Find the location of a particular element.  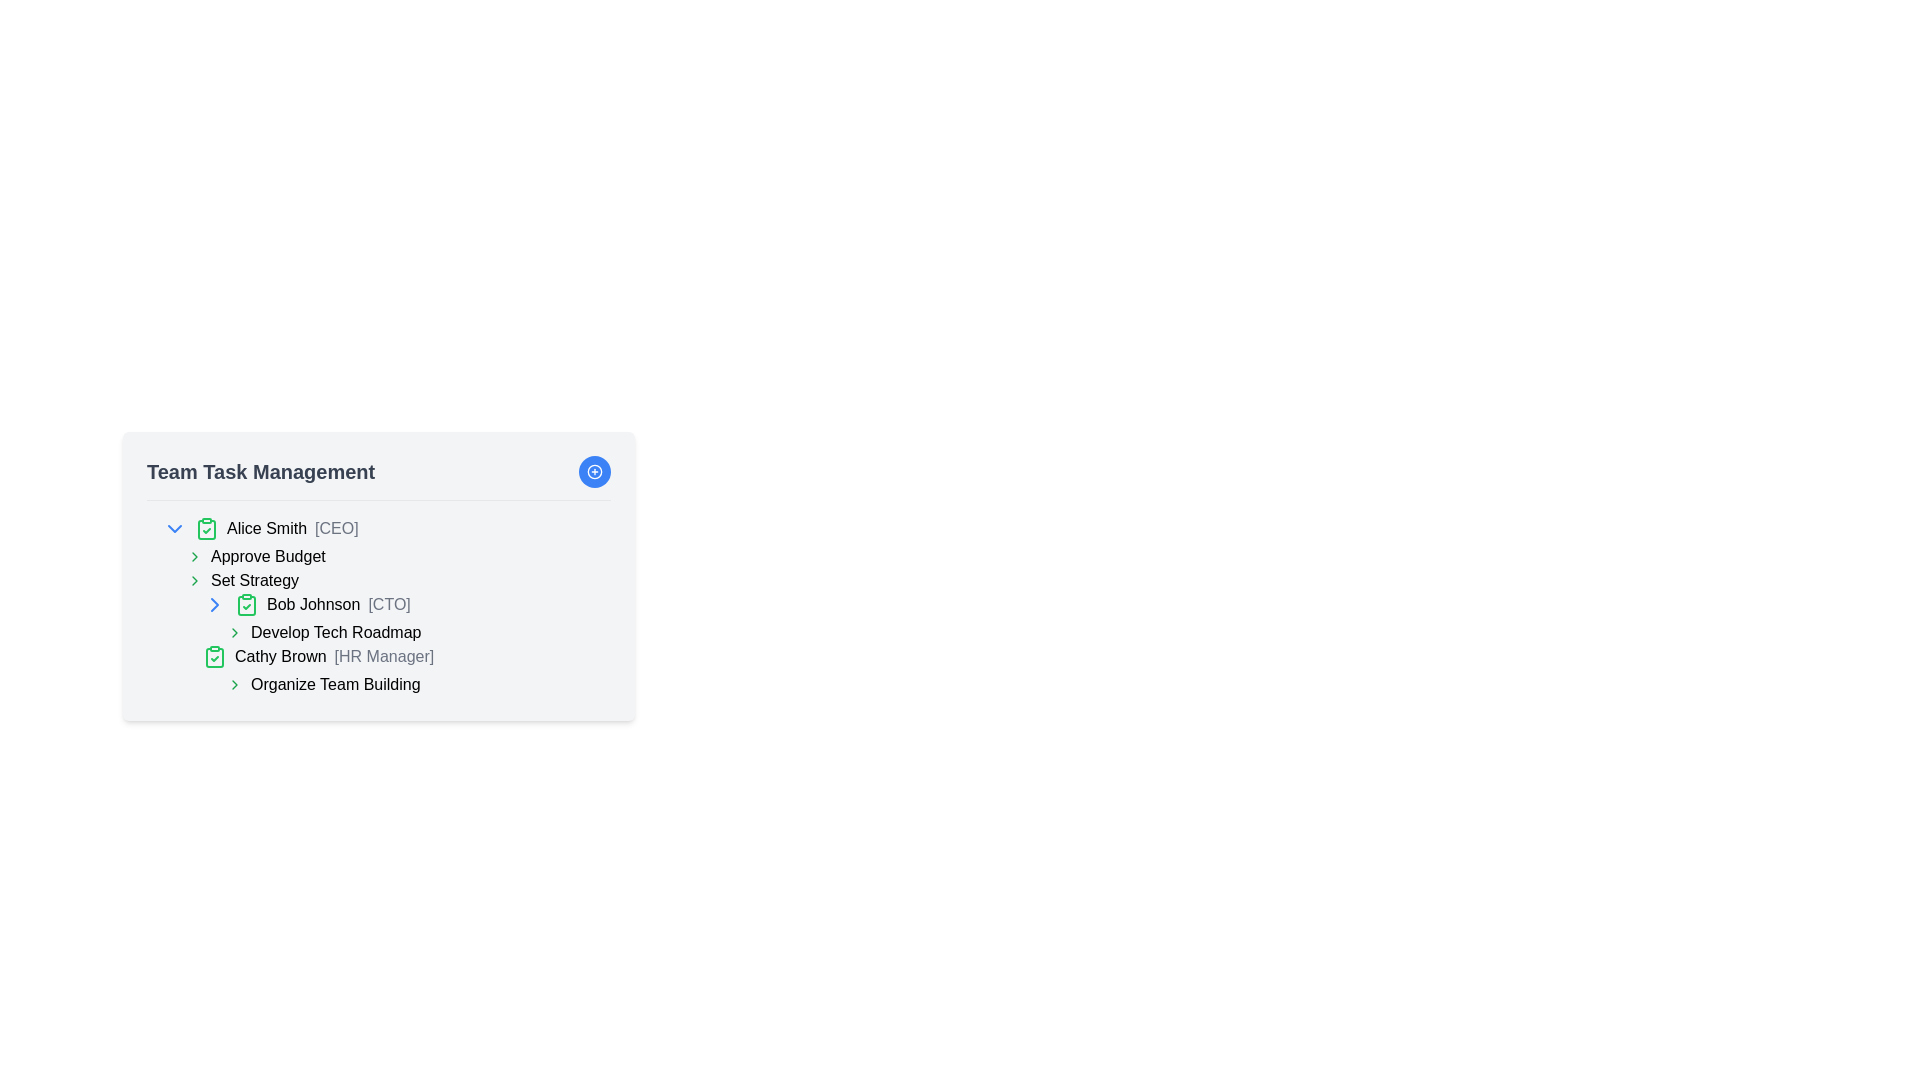

the chevron icon next to the task item 'Organize Team Building' is located at coordinates (417, 684).